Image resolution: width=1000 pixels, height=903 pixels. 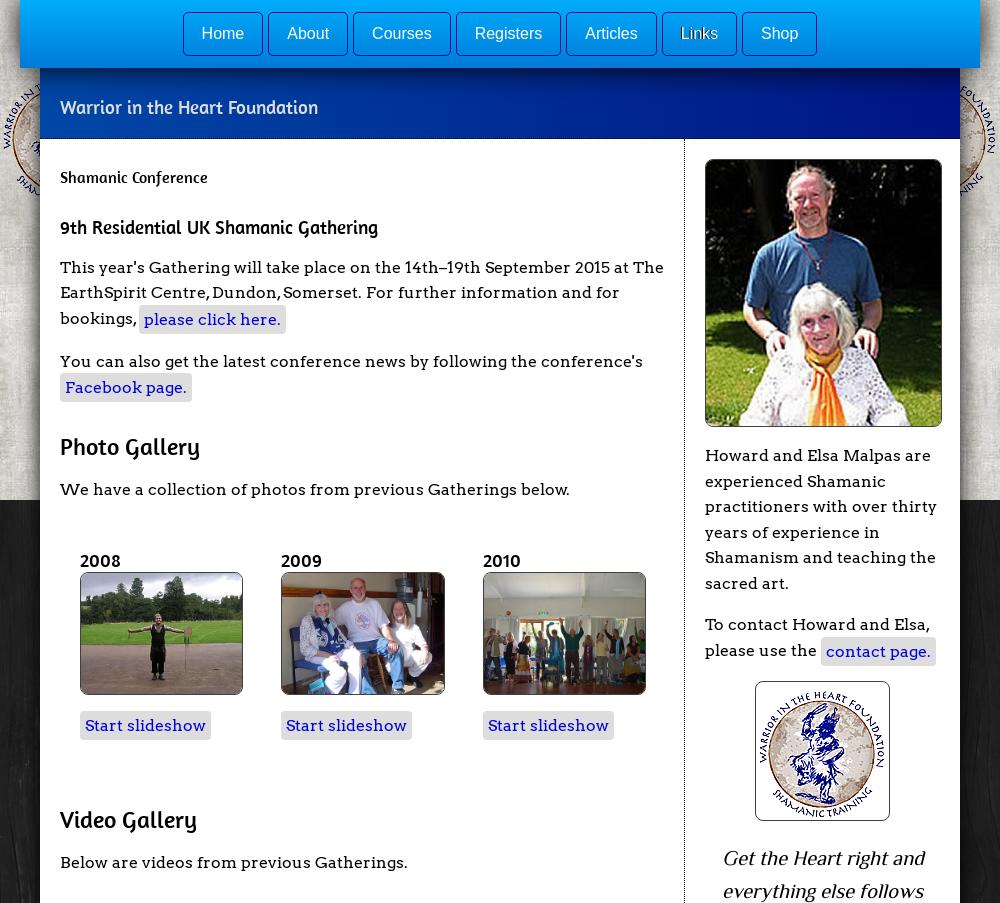 I want to click on '2010', so click(x=501, y=559).